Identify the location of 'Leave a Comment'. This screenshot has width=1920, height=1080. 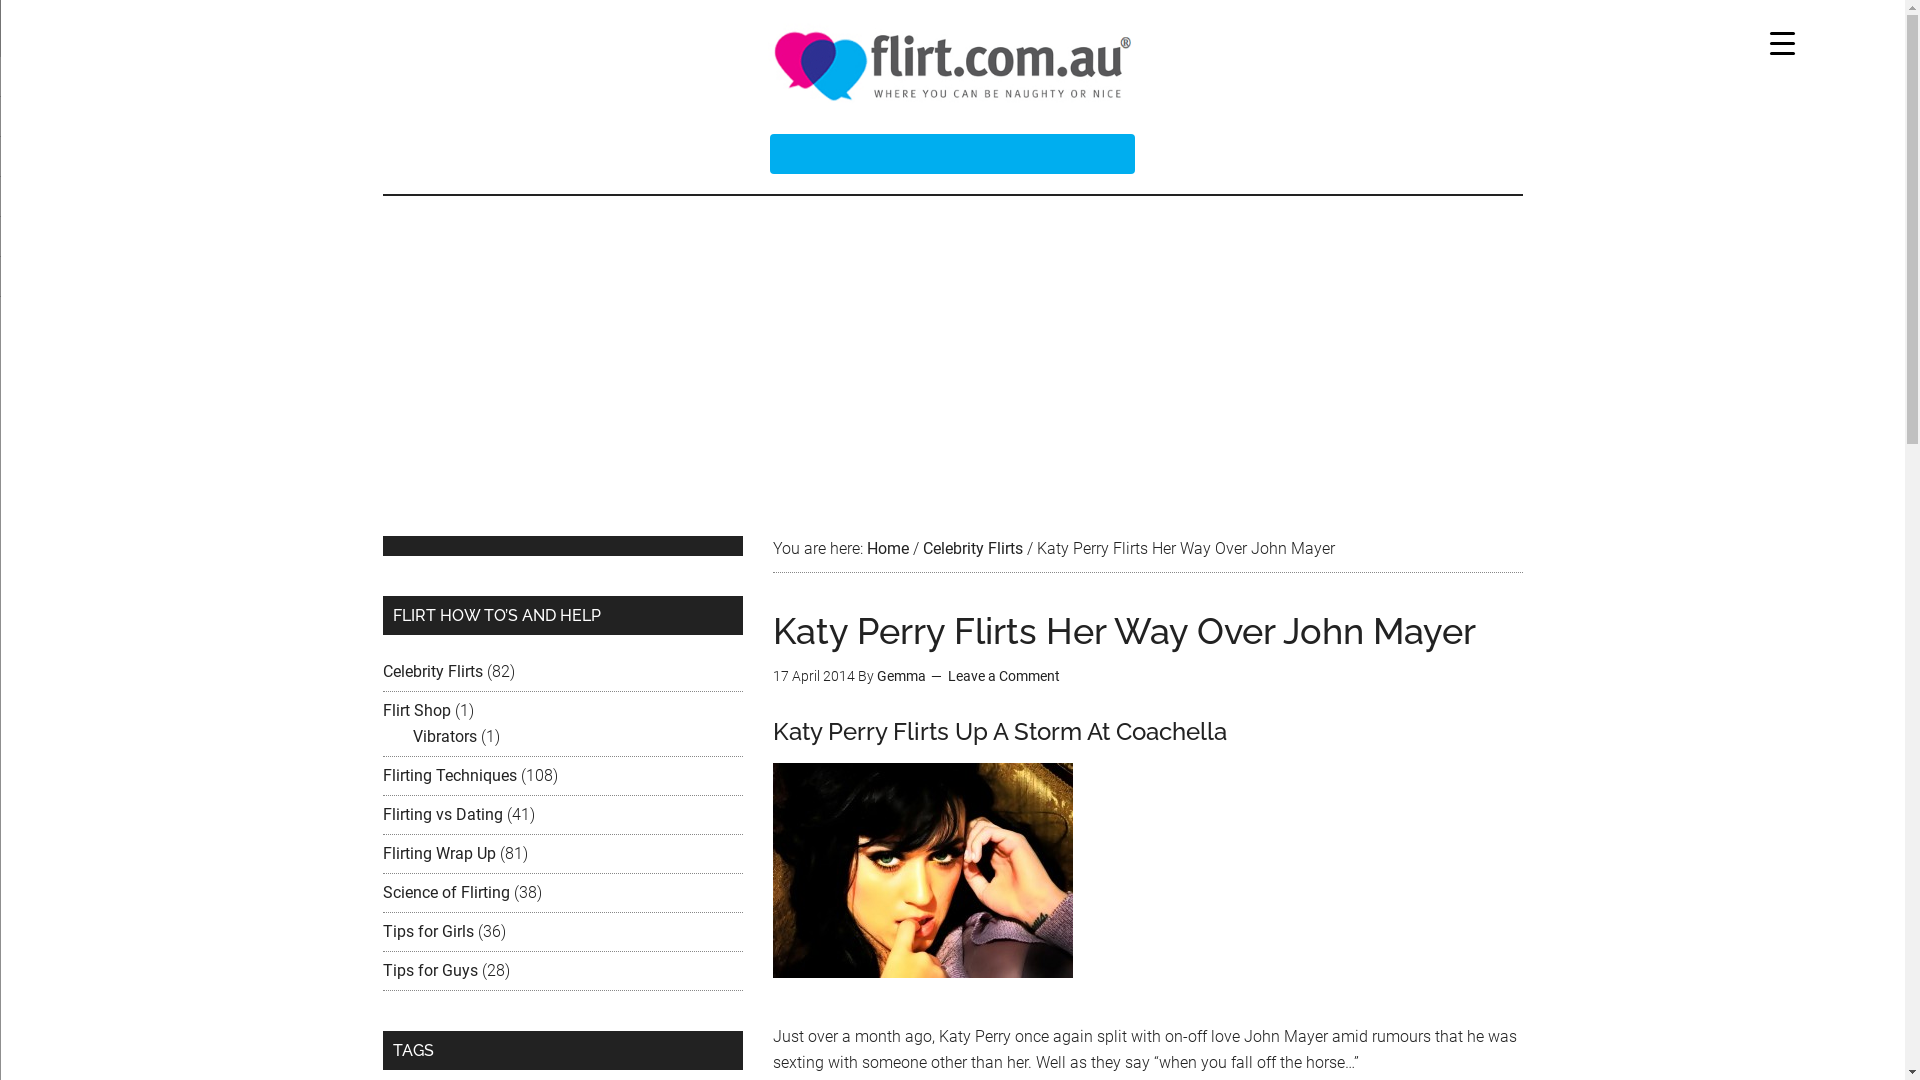
(947, 675).